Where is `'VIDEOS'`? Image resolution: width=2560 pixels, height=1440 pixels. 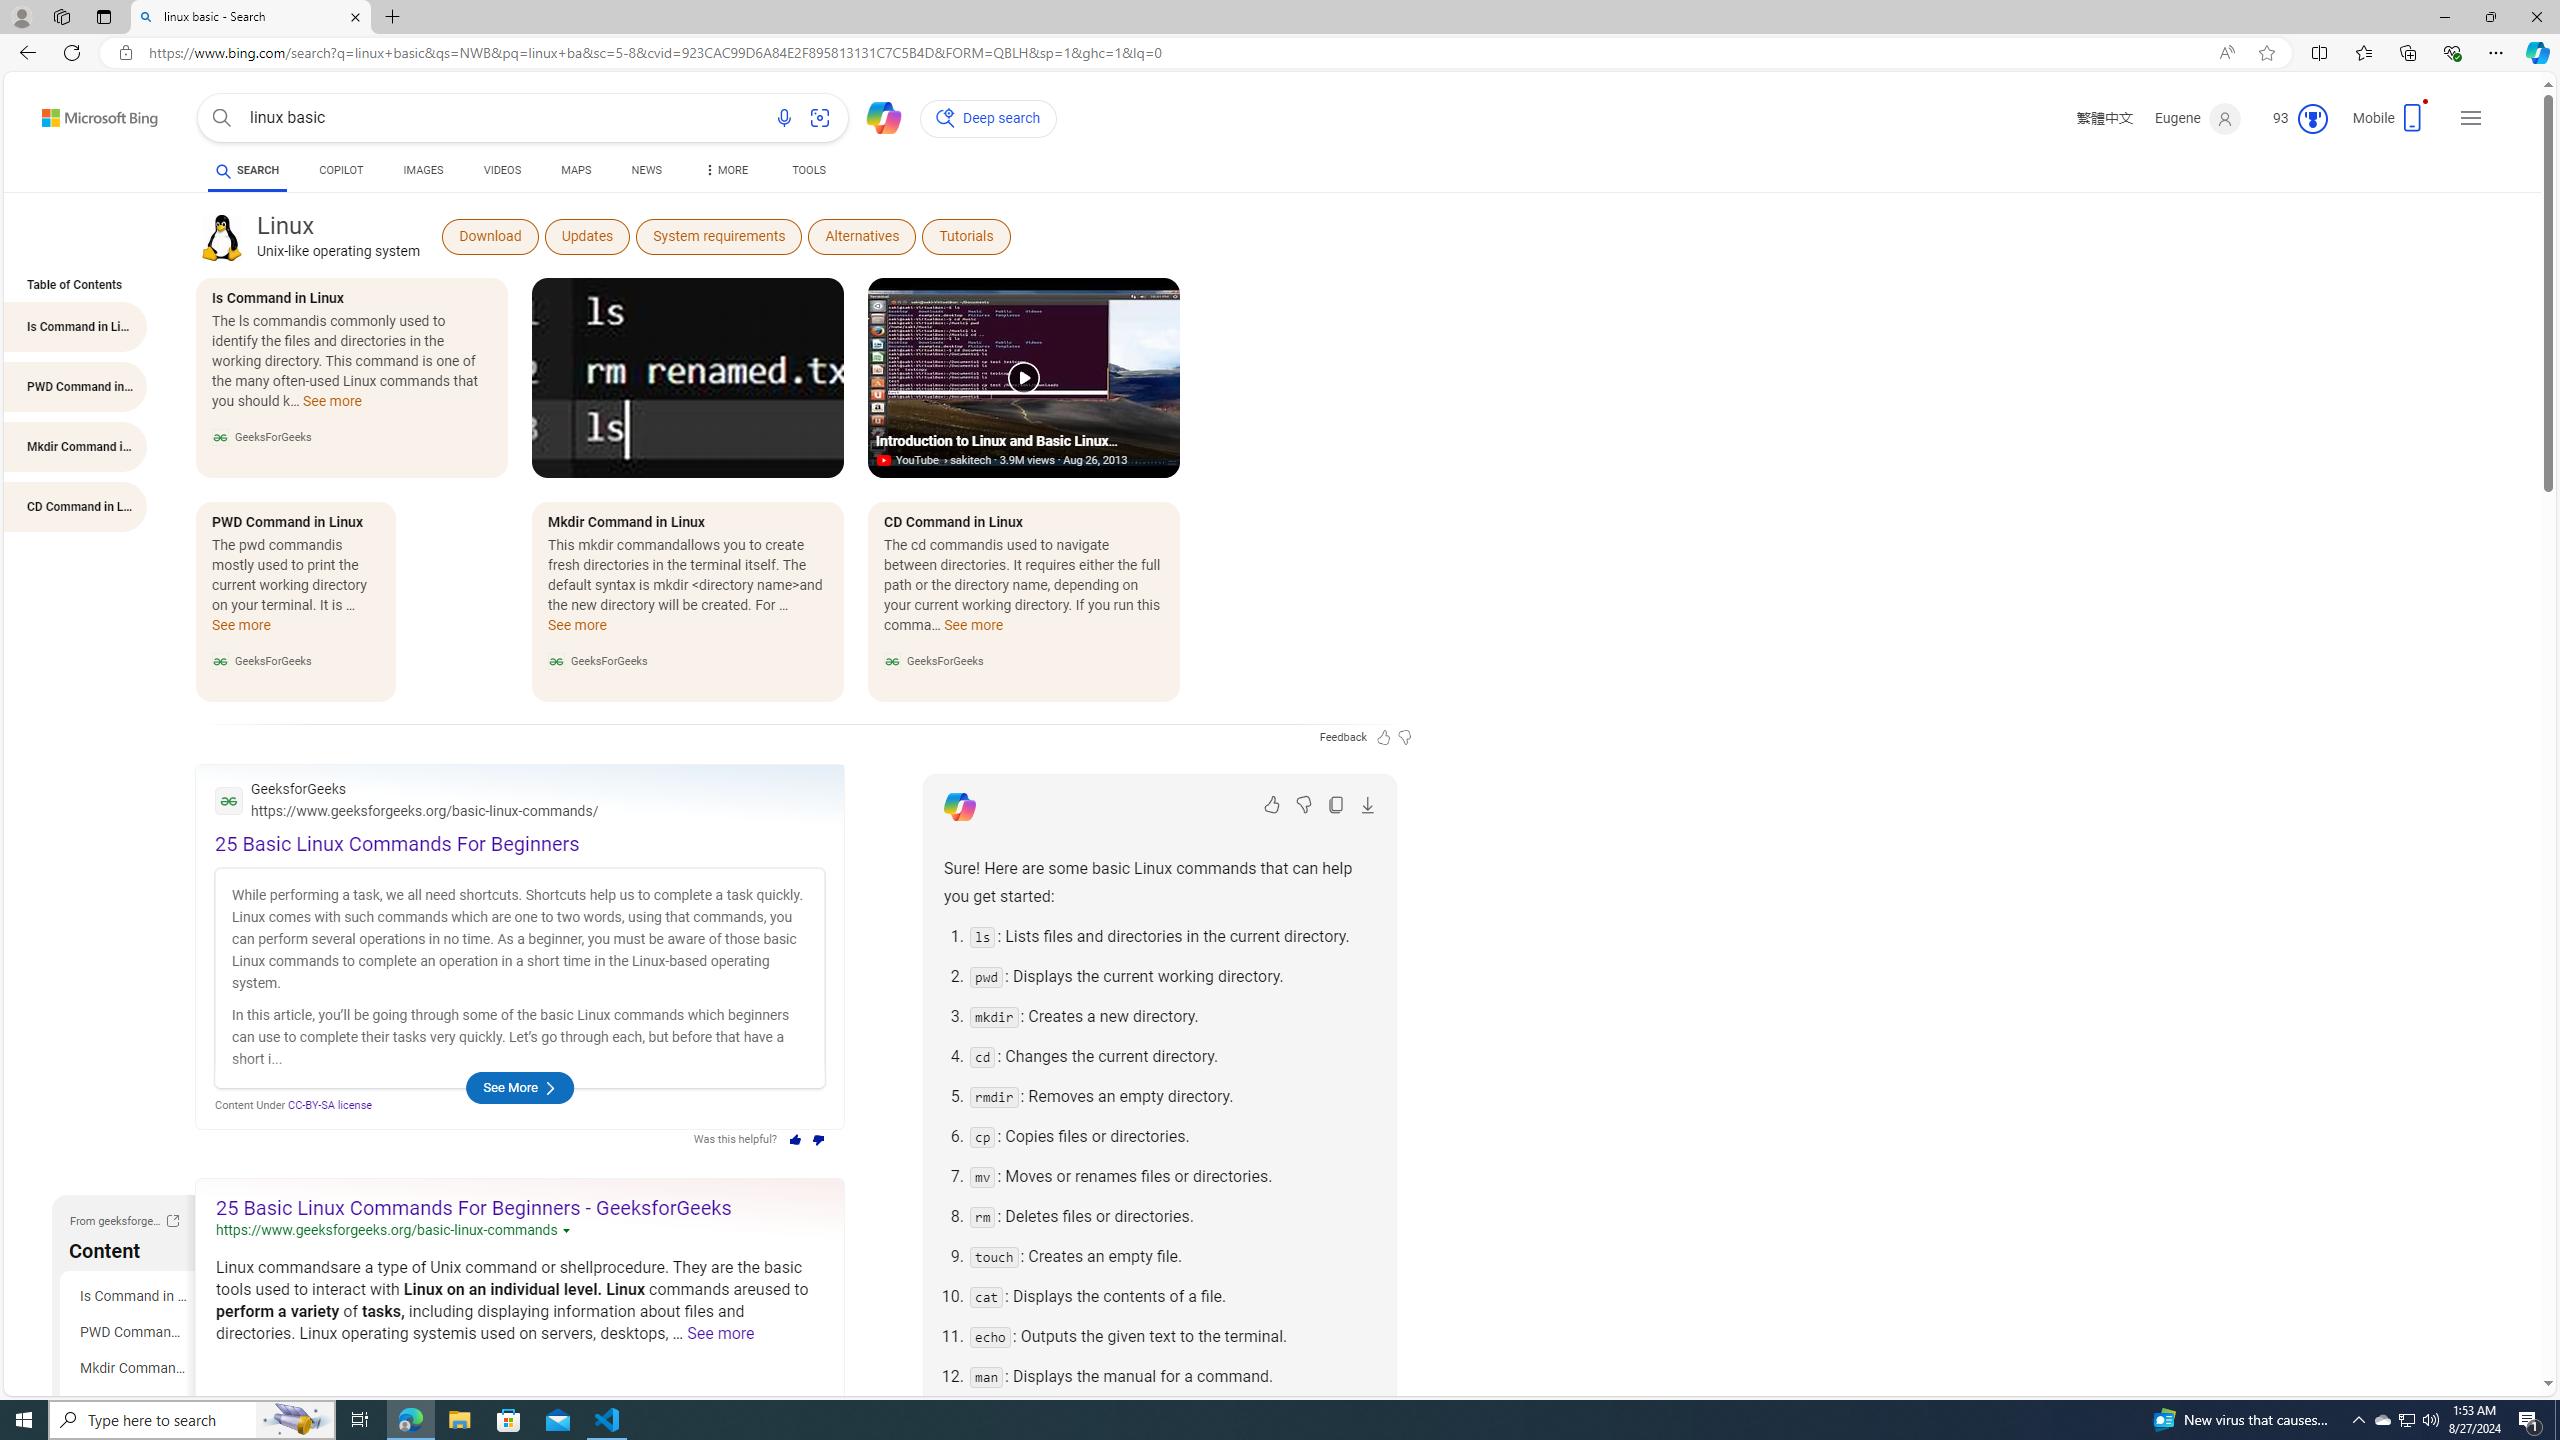 'VIDEOS' is located at coordinates (502, 172).